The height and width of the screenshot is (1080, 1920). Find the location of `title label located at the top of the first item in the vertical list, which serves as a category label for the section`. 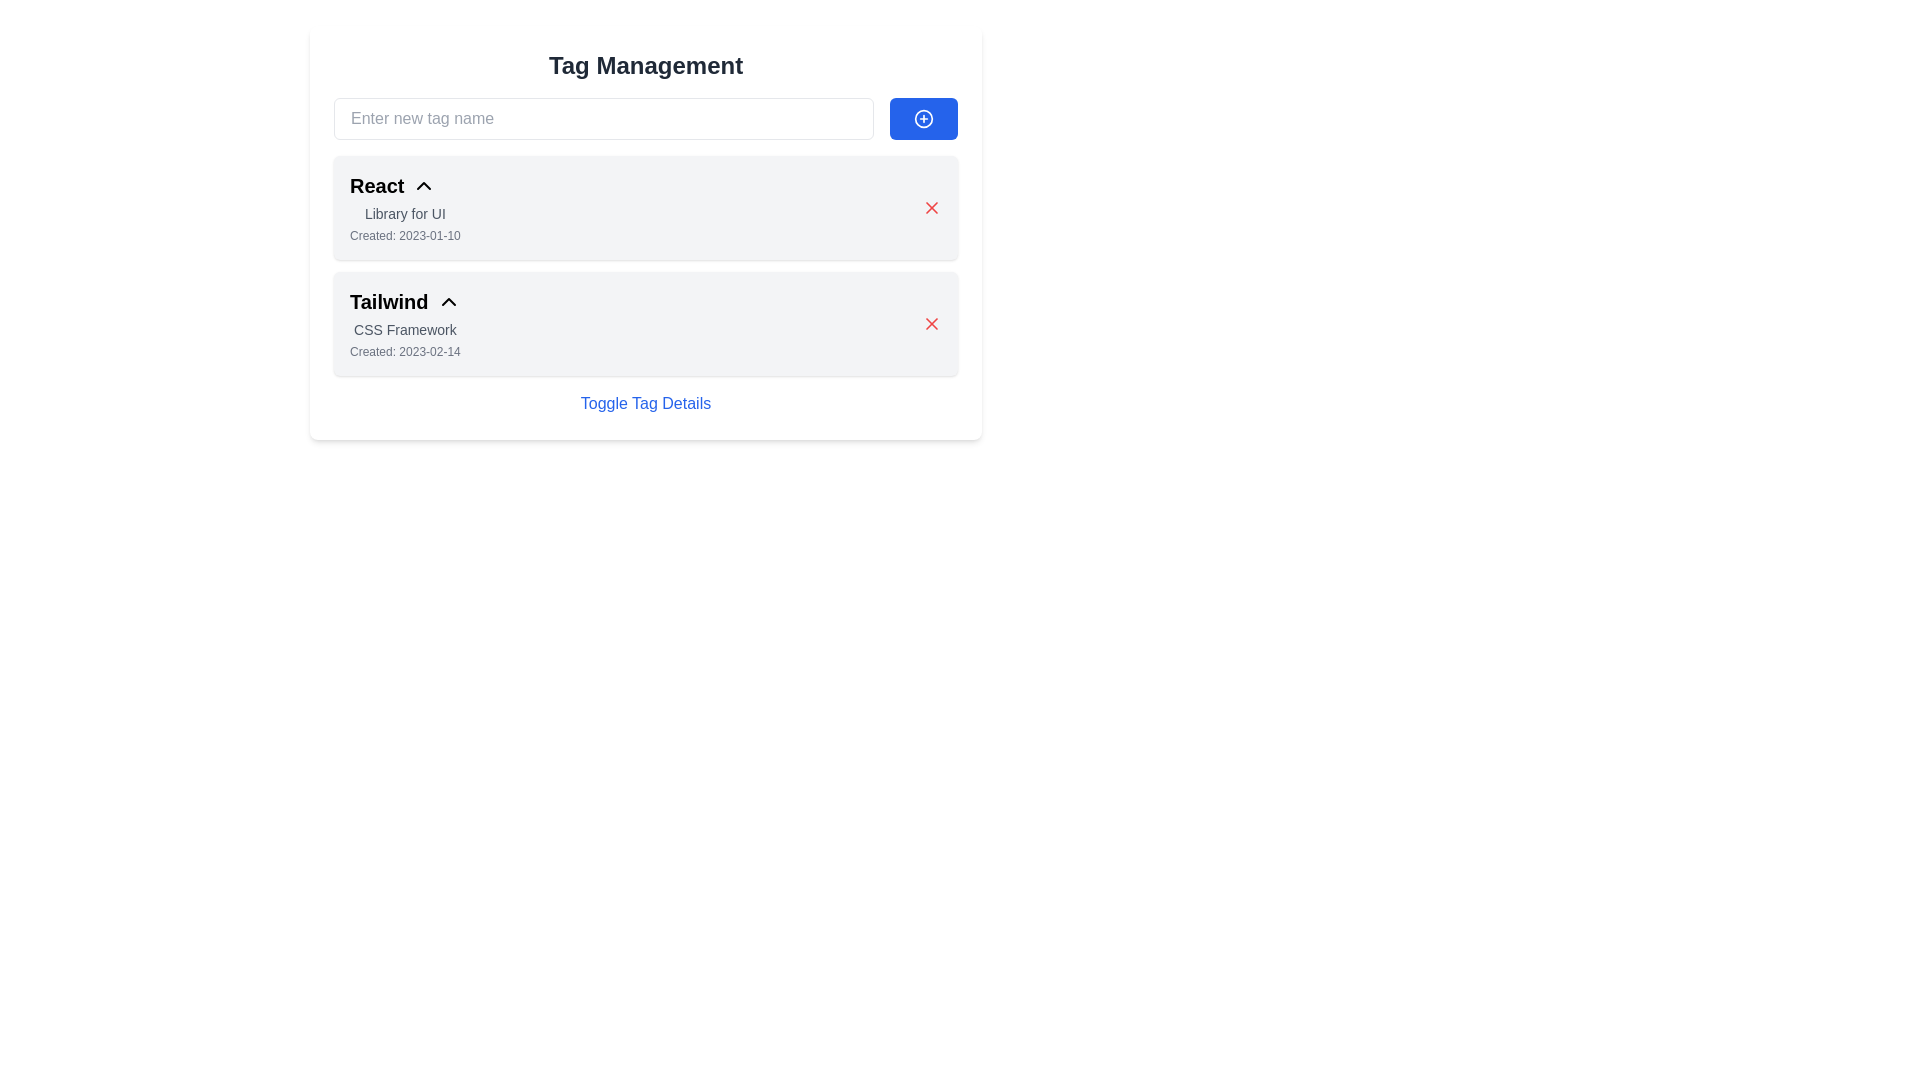

title label located at the top of the first item in the vertical list, which serves as a category label for the section is located at coordinates (404, 185).